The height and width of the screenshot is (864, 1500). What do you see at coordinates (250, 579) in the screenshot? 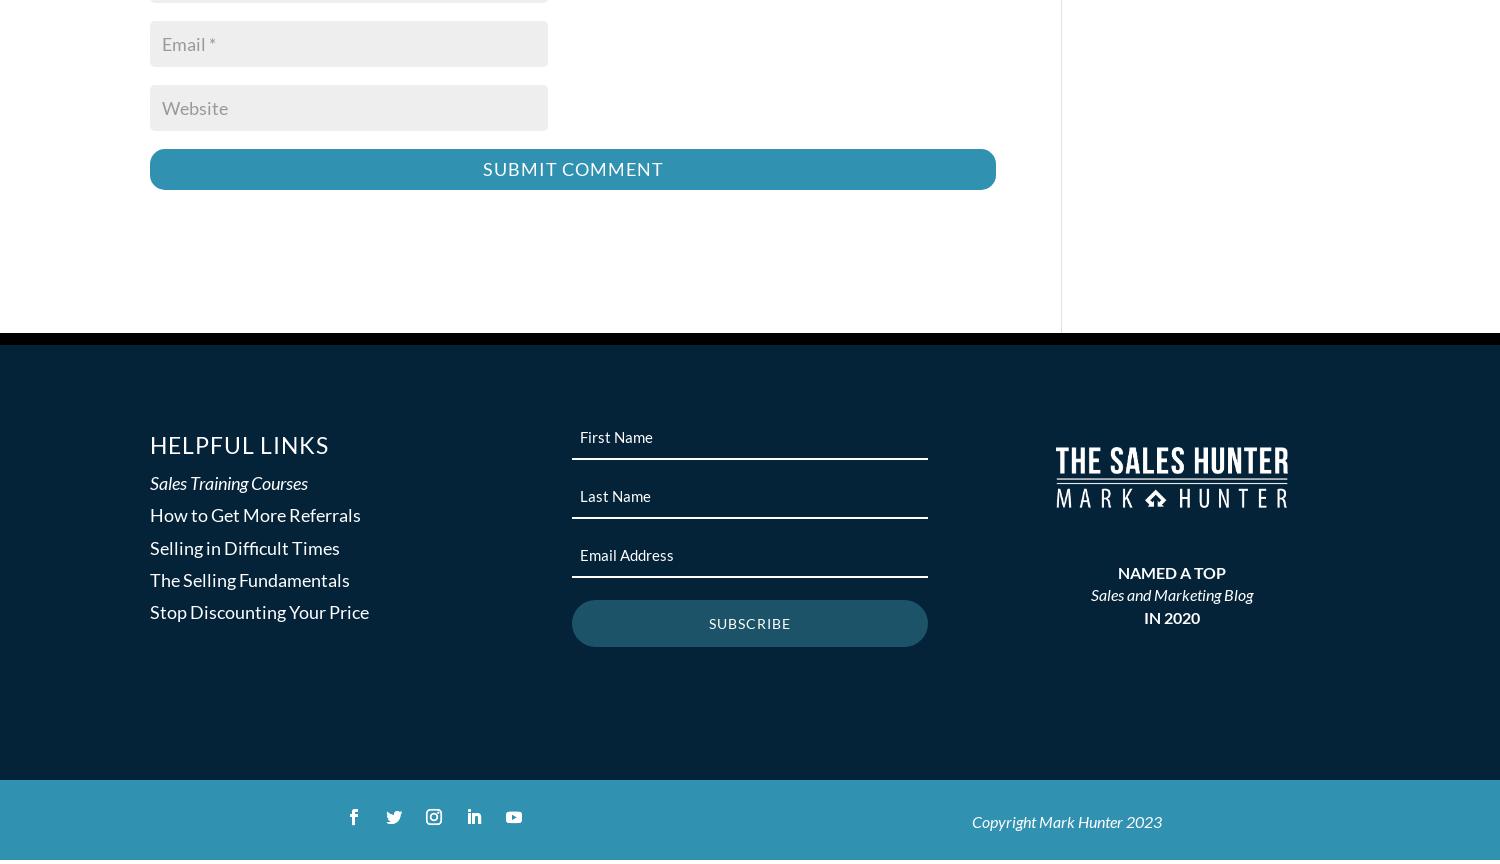
I see `'The Selling Fundamentals'` at bounding box center [250, 579].